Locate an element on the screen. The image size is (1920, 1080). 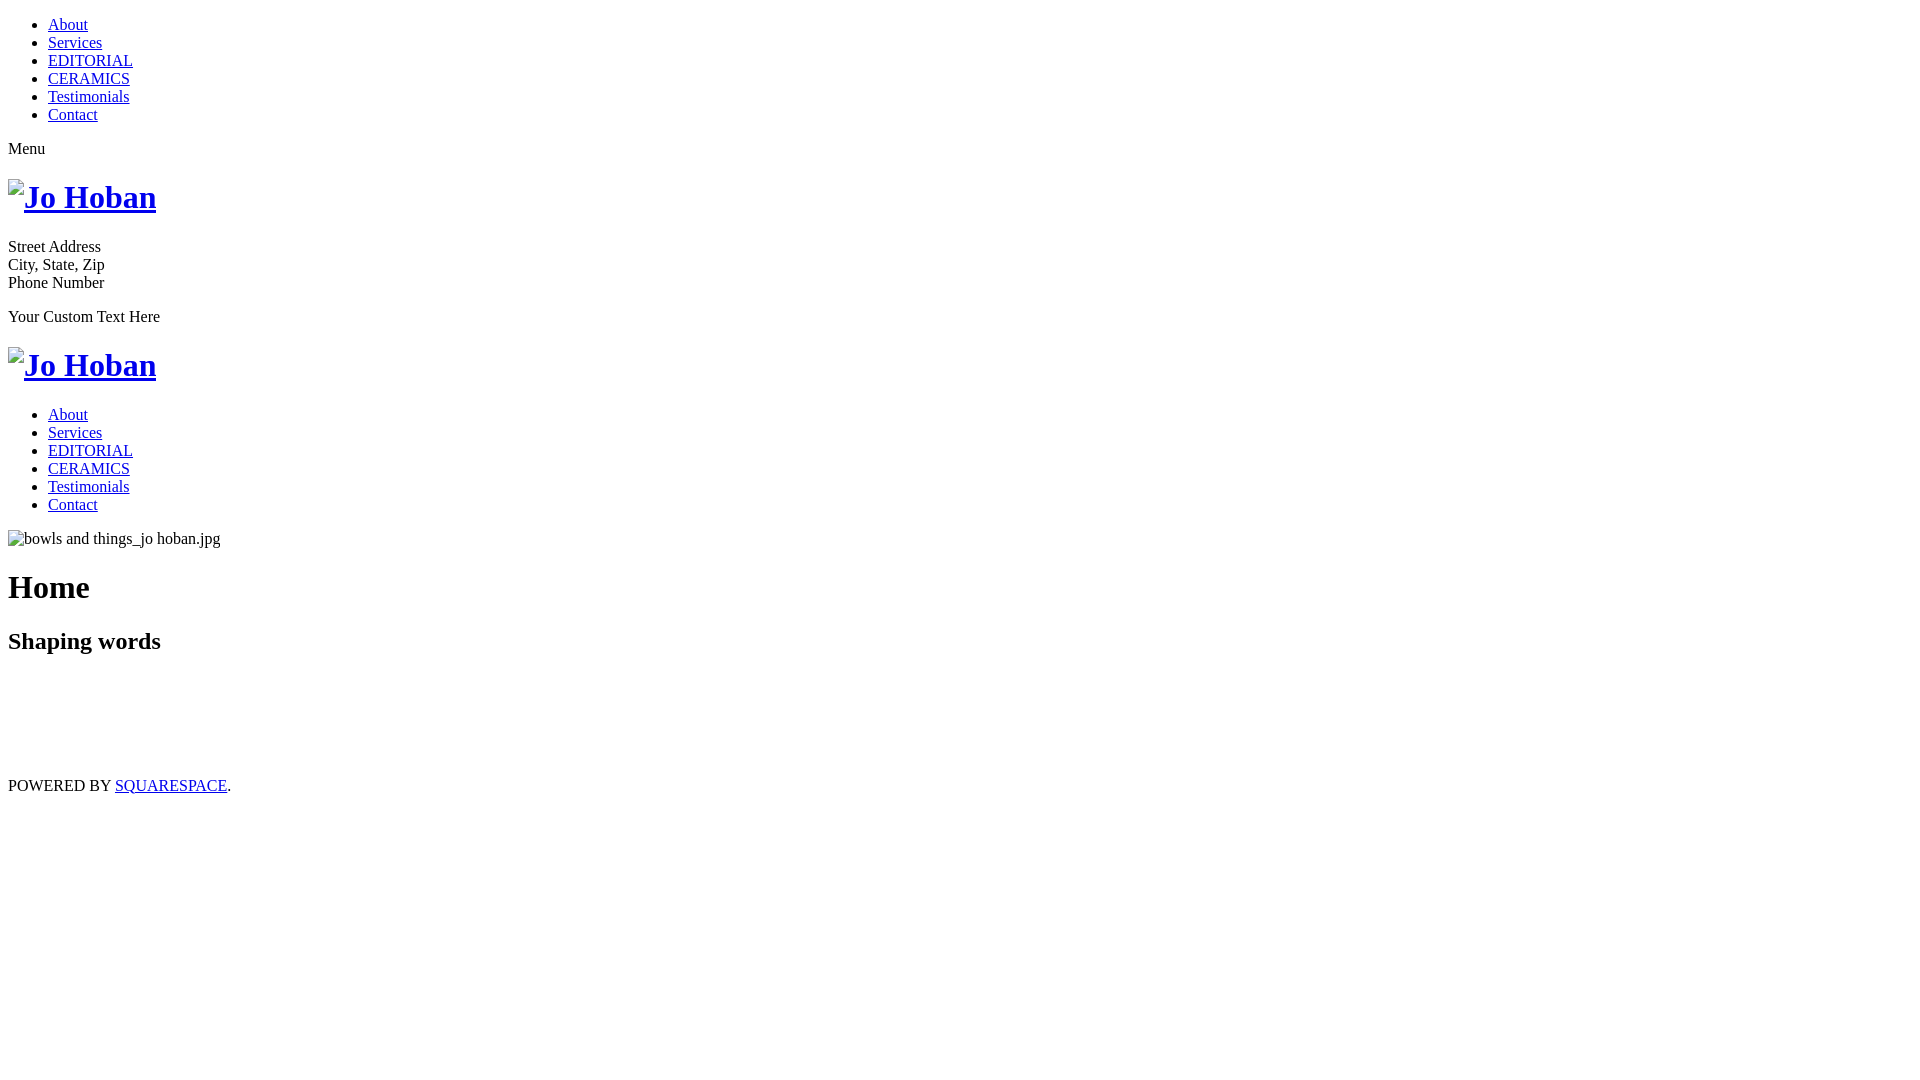
'Testimonials' is located at coordinates (88, 486).